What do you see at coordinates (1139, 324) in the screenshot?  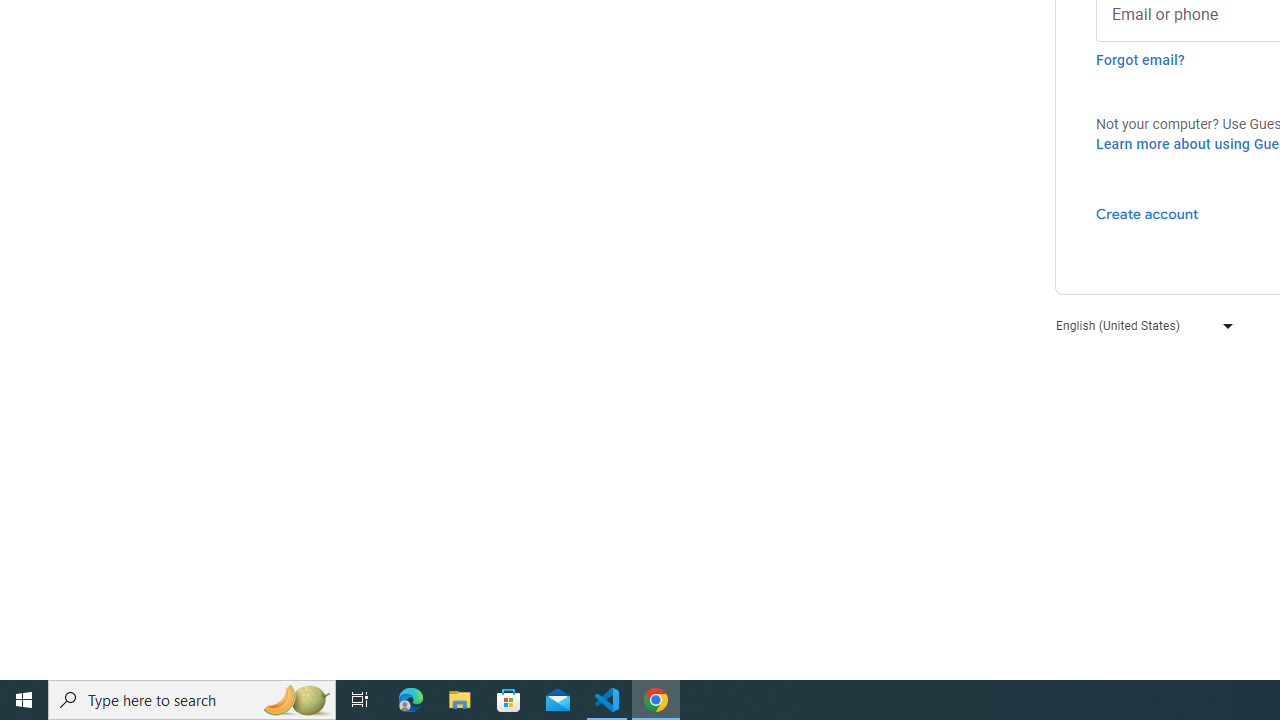 I see `'English (United States)'` at bounding box center [1139, 324].